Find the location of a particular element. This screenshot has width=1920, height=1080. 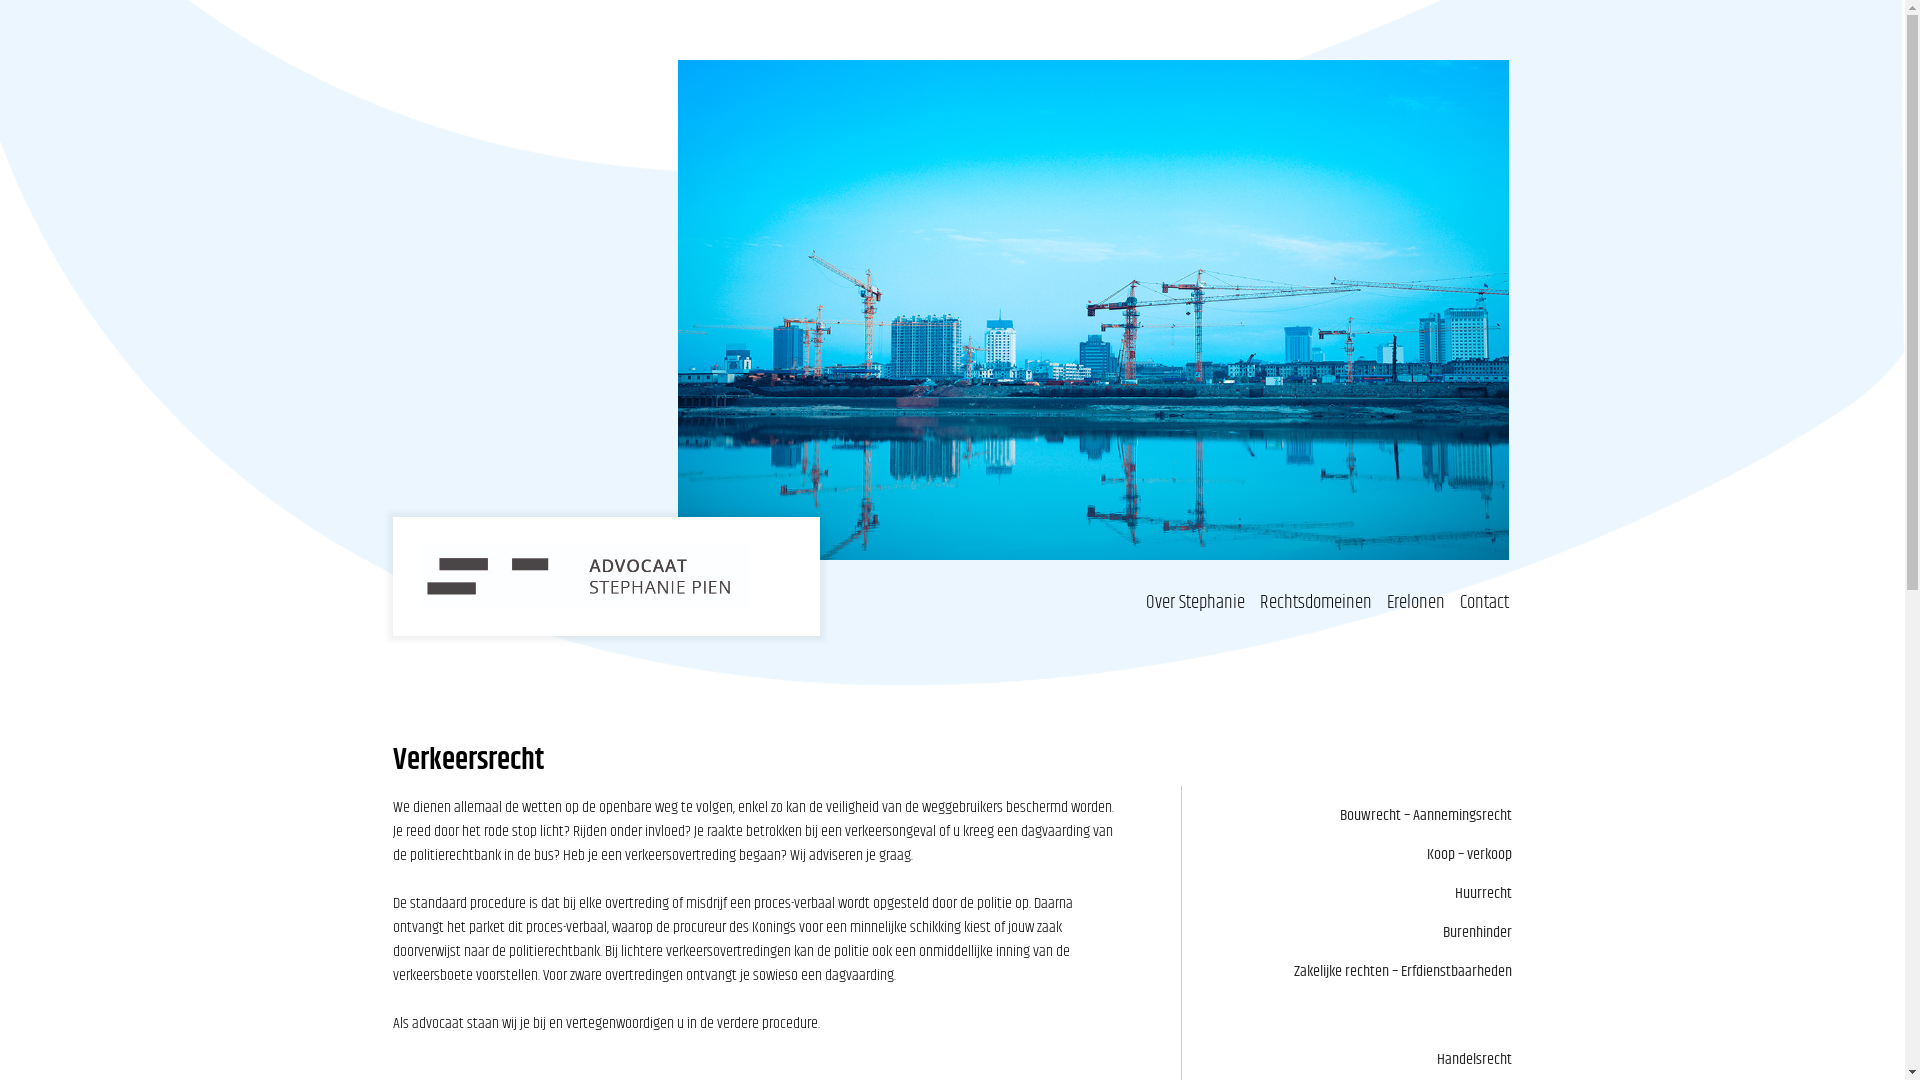

'Erelonen' is located at coordinates (1415, 601).